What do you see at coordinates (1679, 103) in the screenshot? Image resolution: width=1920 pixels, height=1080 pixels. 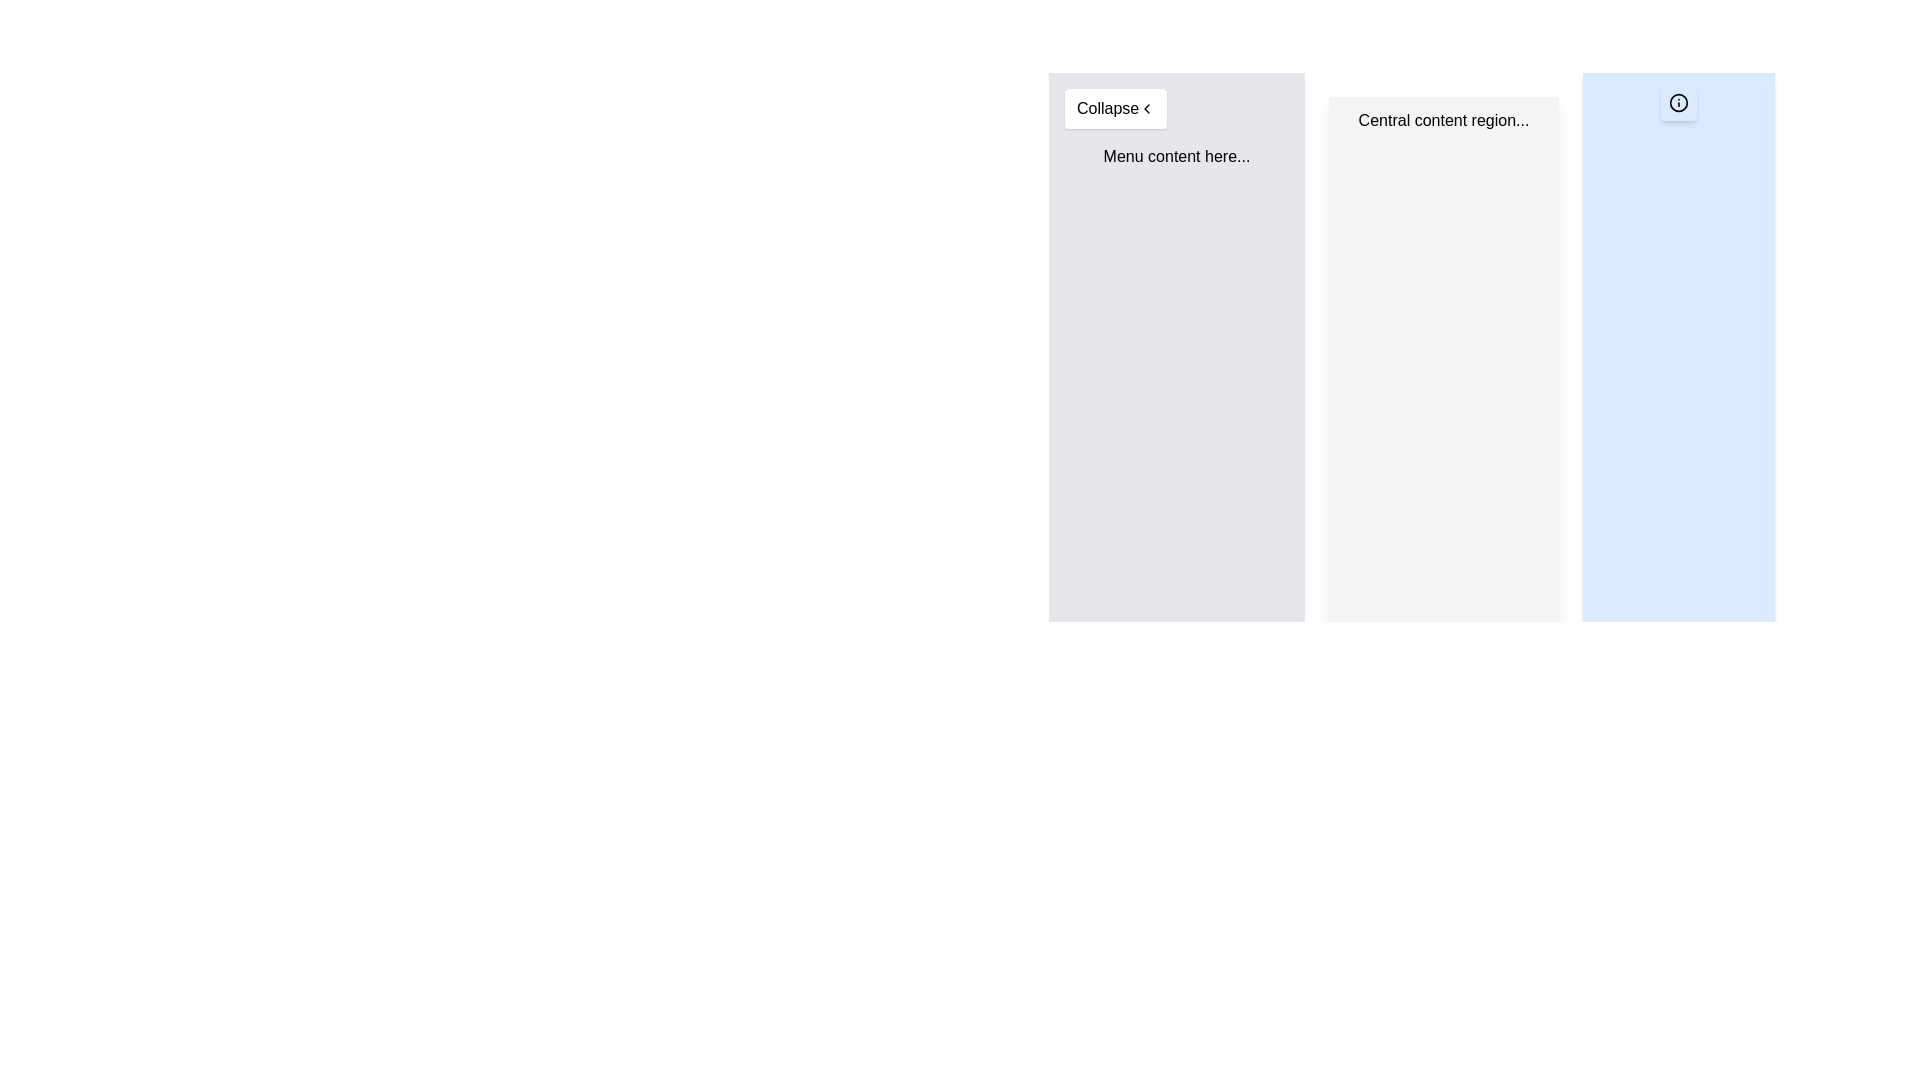 I see `the compact circular information button with a blue background and outlined 'i' icon located at the top right corner of the blue sidebar` at bounding box center [1679, 103].